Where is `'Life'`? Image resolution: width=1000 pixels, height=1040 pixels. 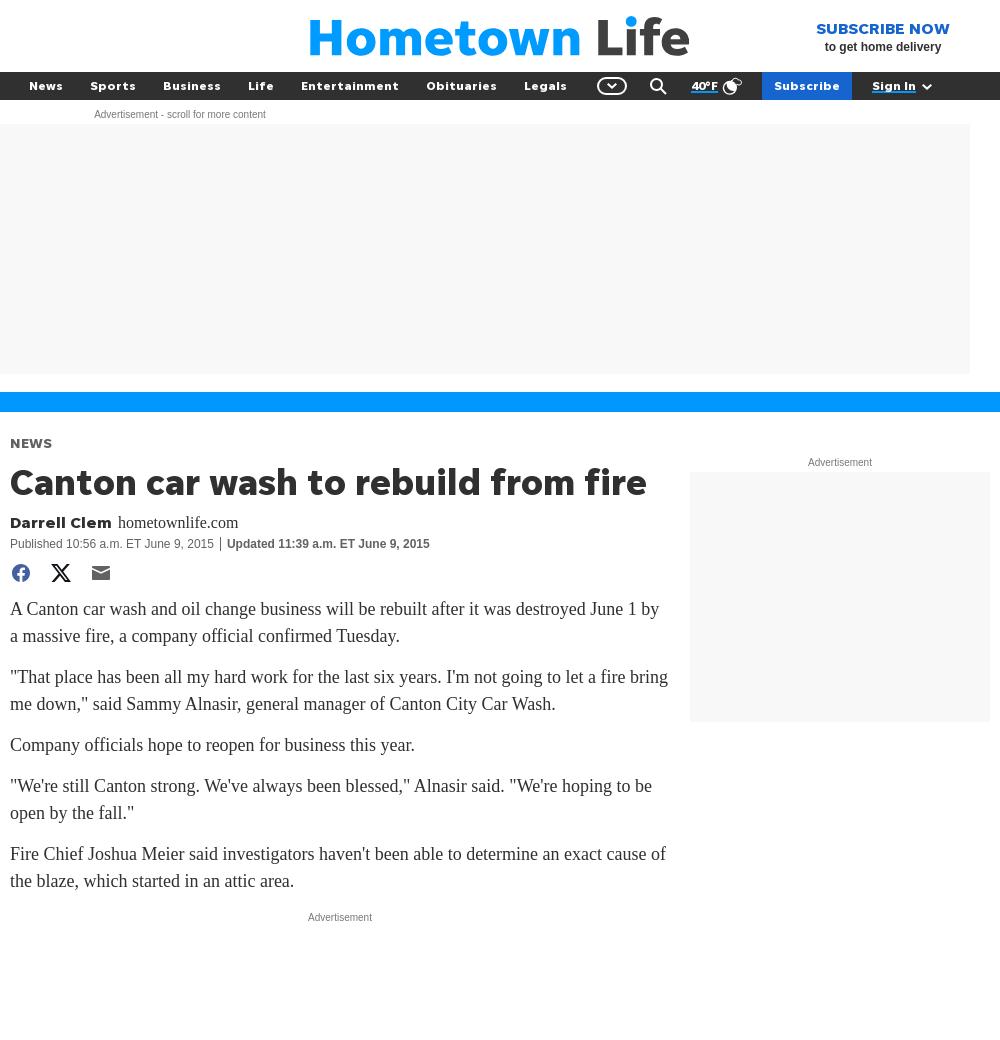
'Life' is located at coordinates (261, 84).